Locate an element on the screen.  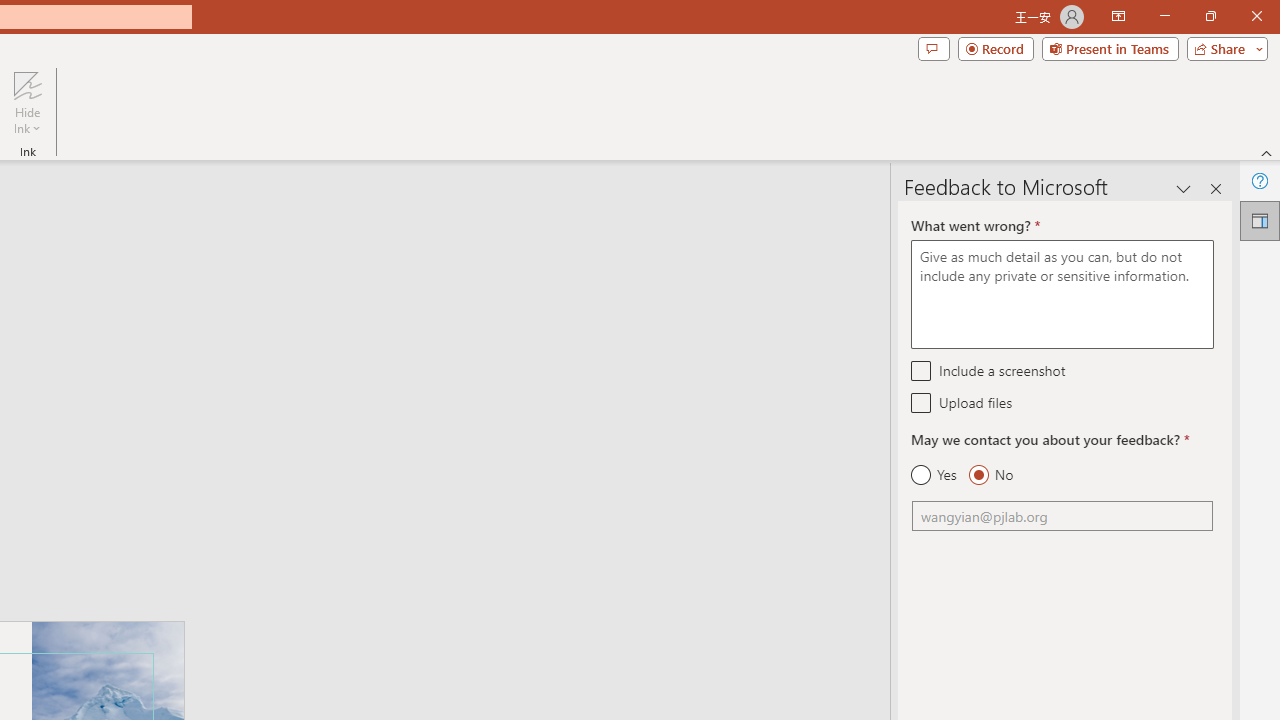
'Include a screenshot' is located at coordinates (920, 370).